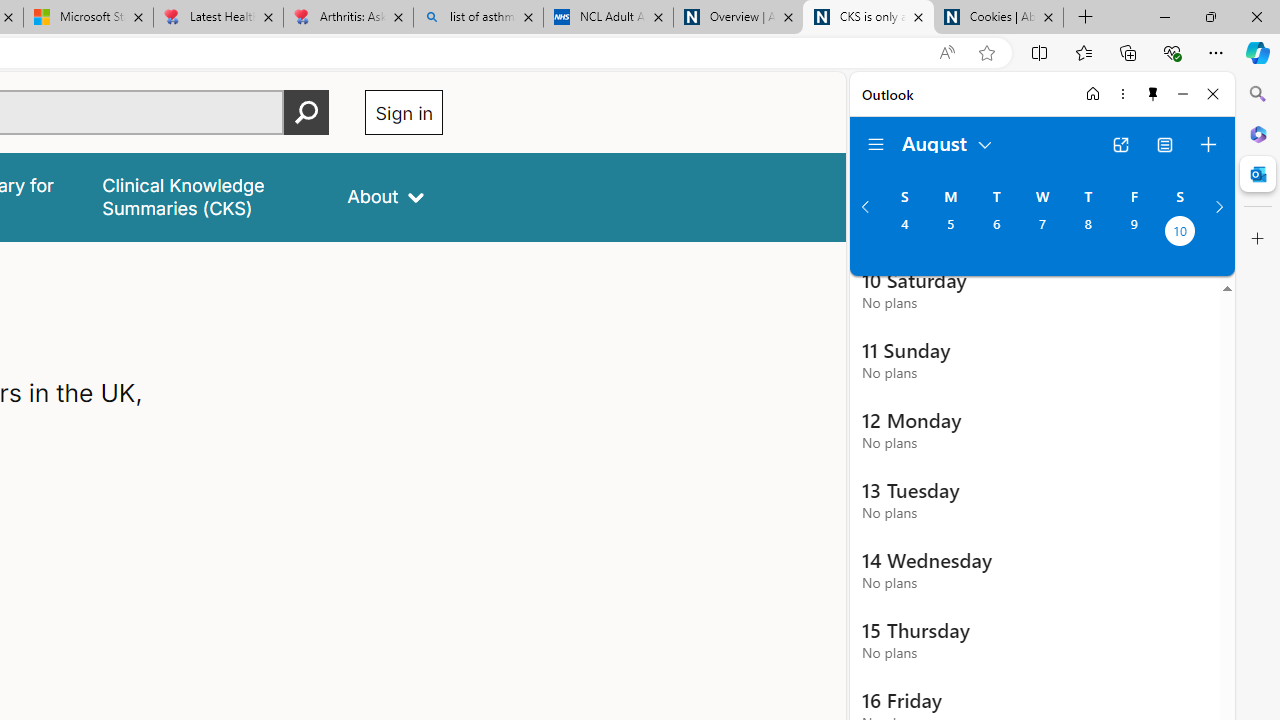 The width and height of the screenshot is (1280, 720). I want to click on 'Split screen', so click(1040, 51).